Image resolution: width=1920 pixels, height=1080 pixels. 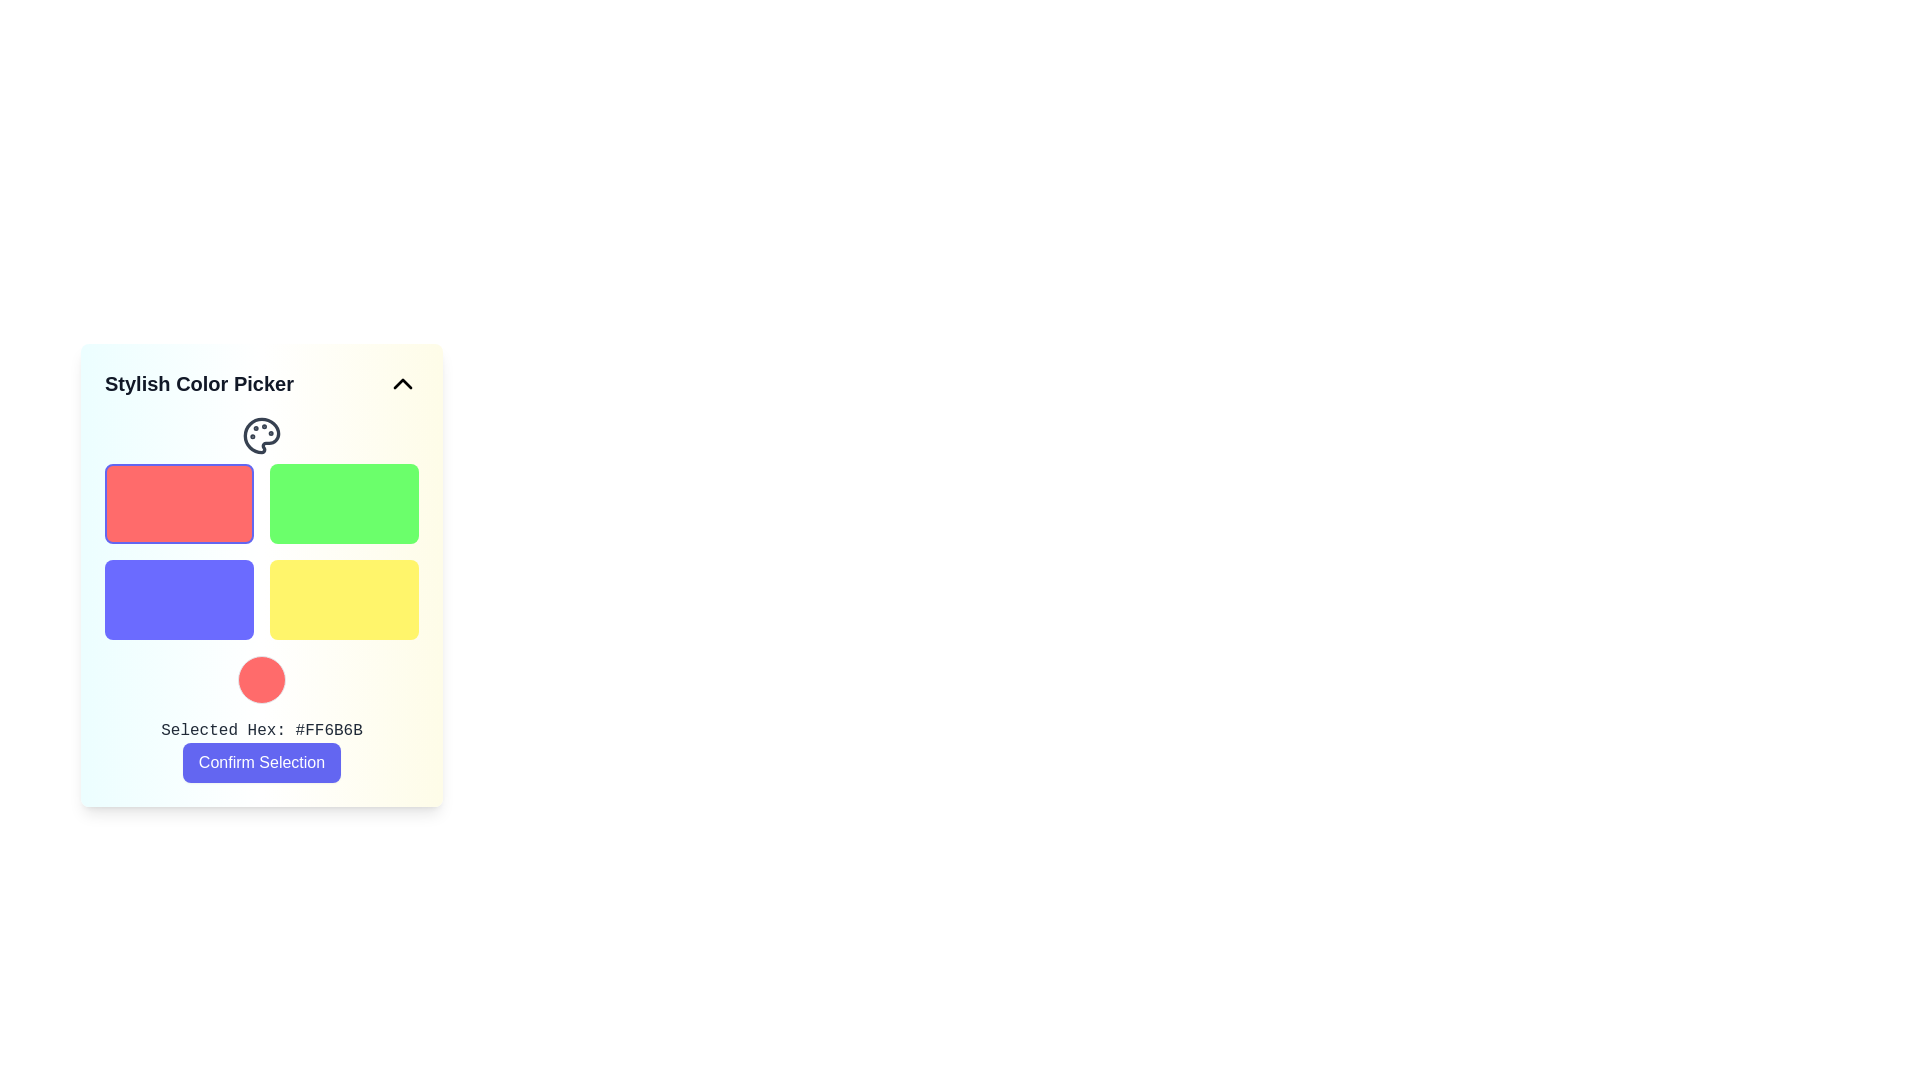 I want to click on the top-left selectable box with a red background and indigo border to observe a visual scaling effect, so click(x=179, y=503).